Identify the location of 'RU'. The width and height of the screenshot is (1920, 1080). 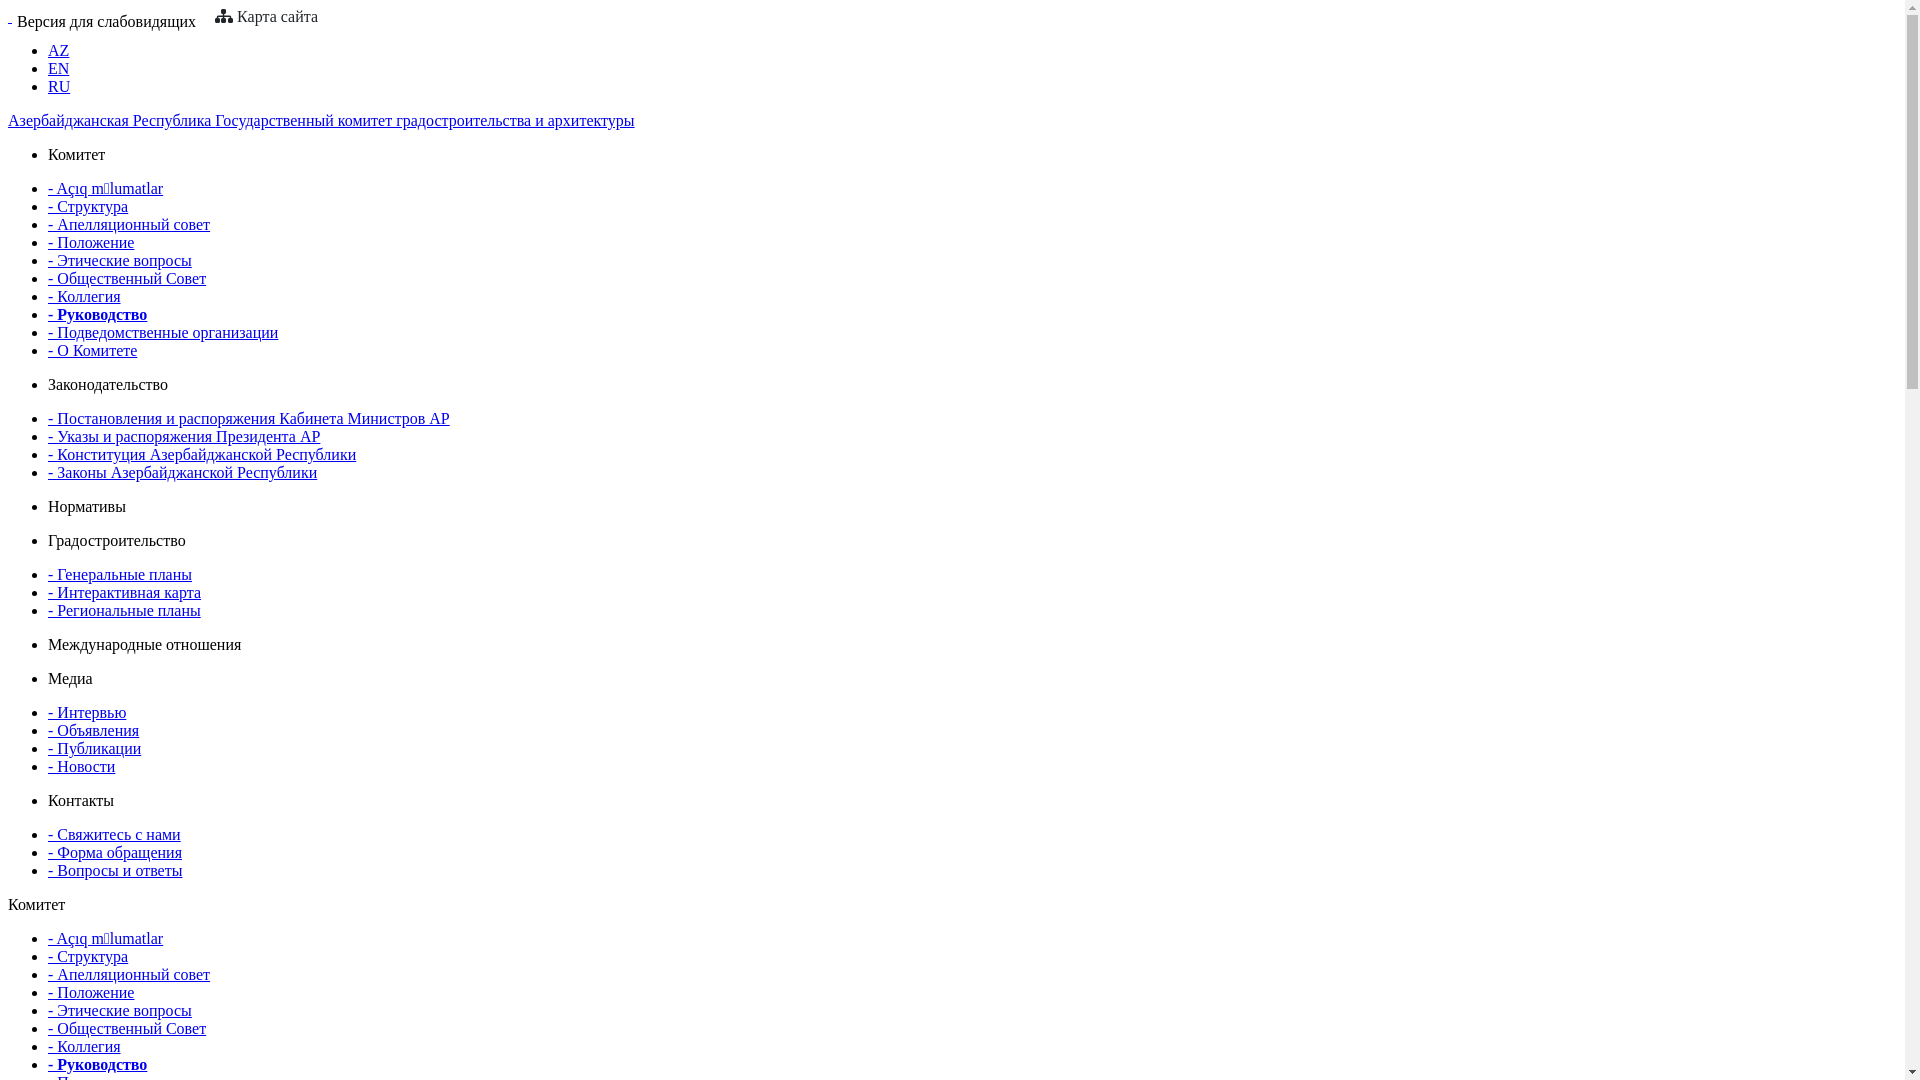
(48, 85).